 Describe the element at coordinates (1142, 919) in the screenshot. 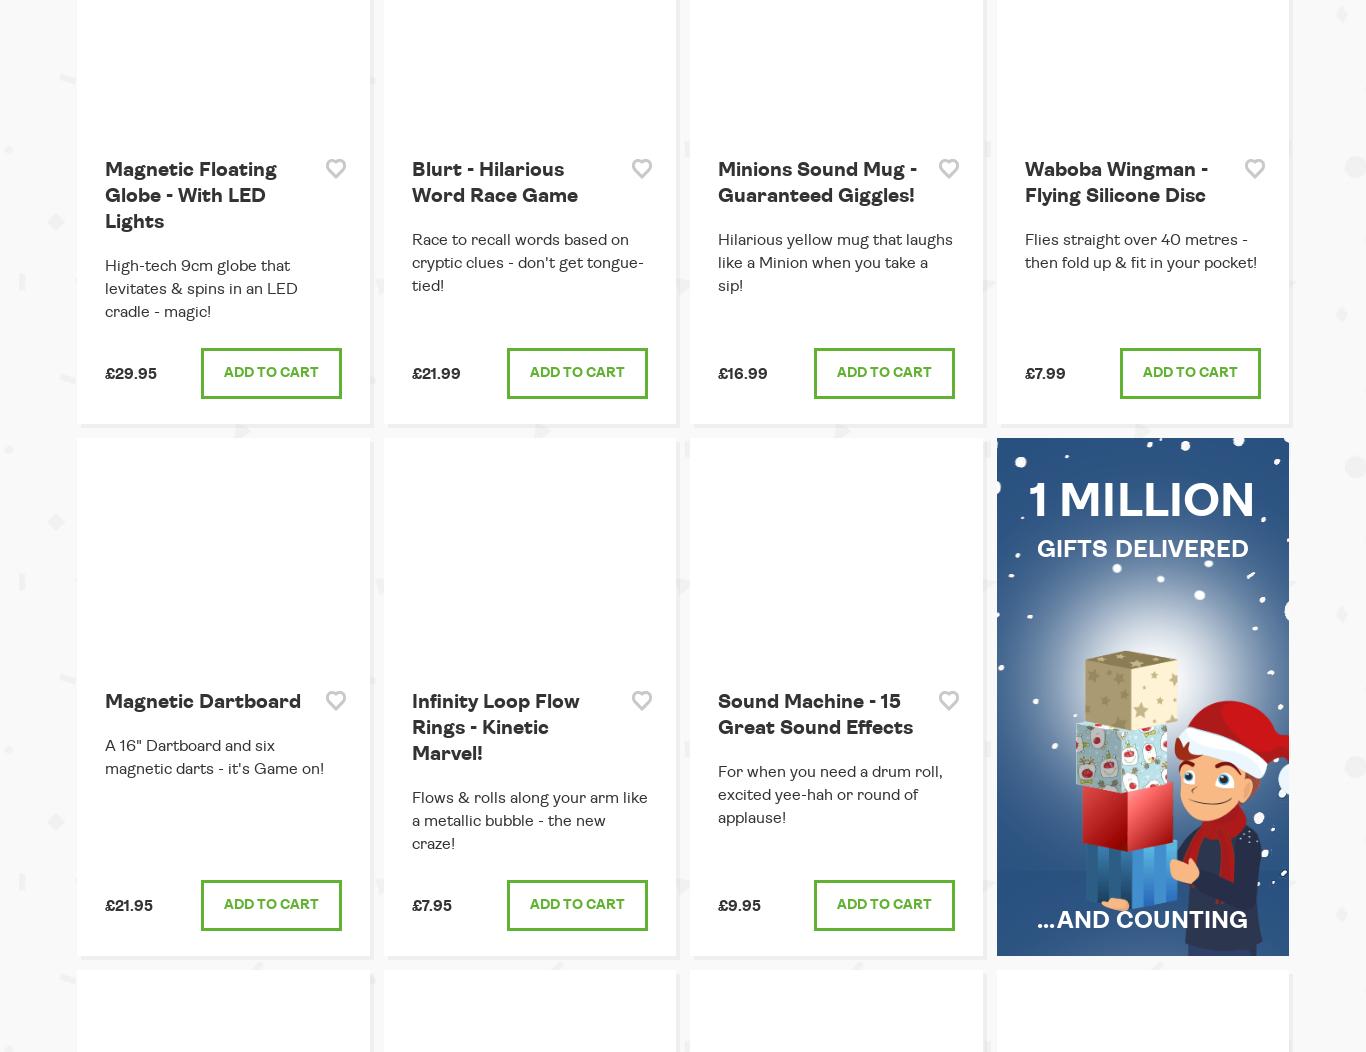

I see `'...and counting'` at that location.